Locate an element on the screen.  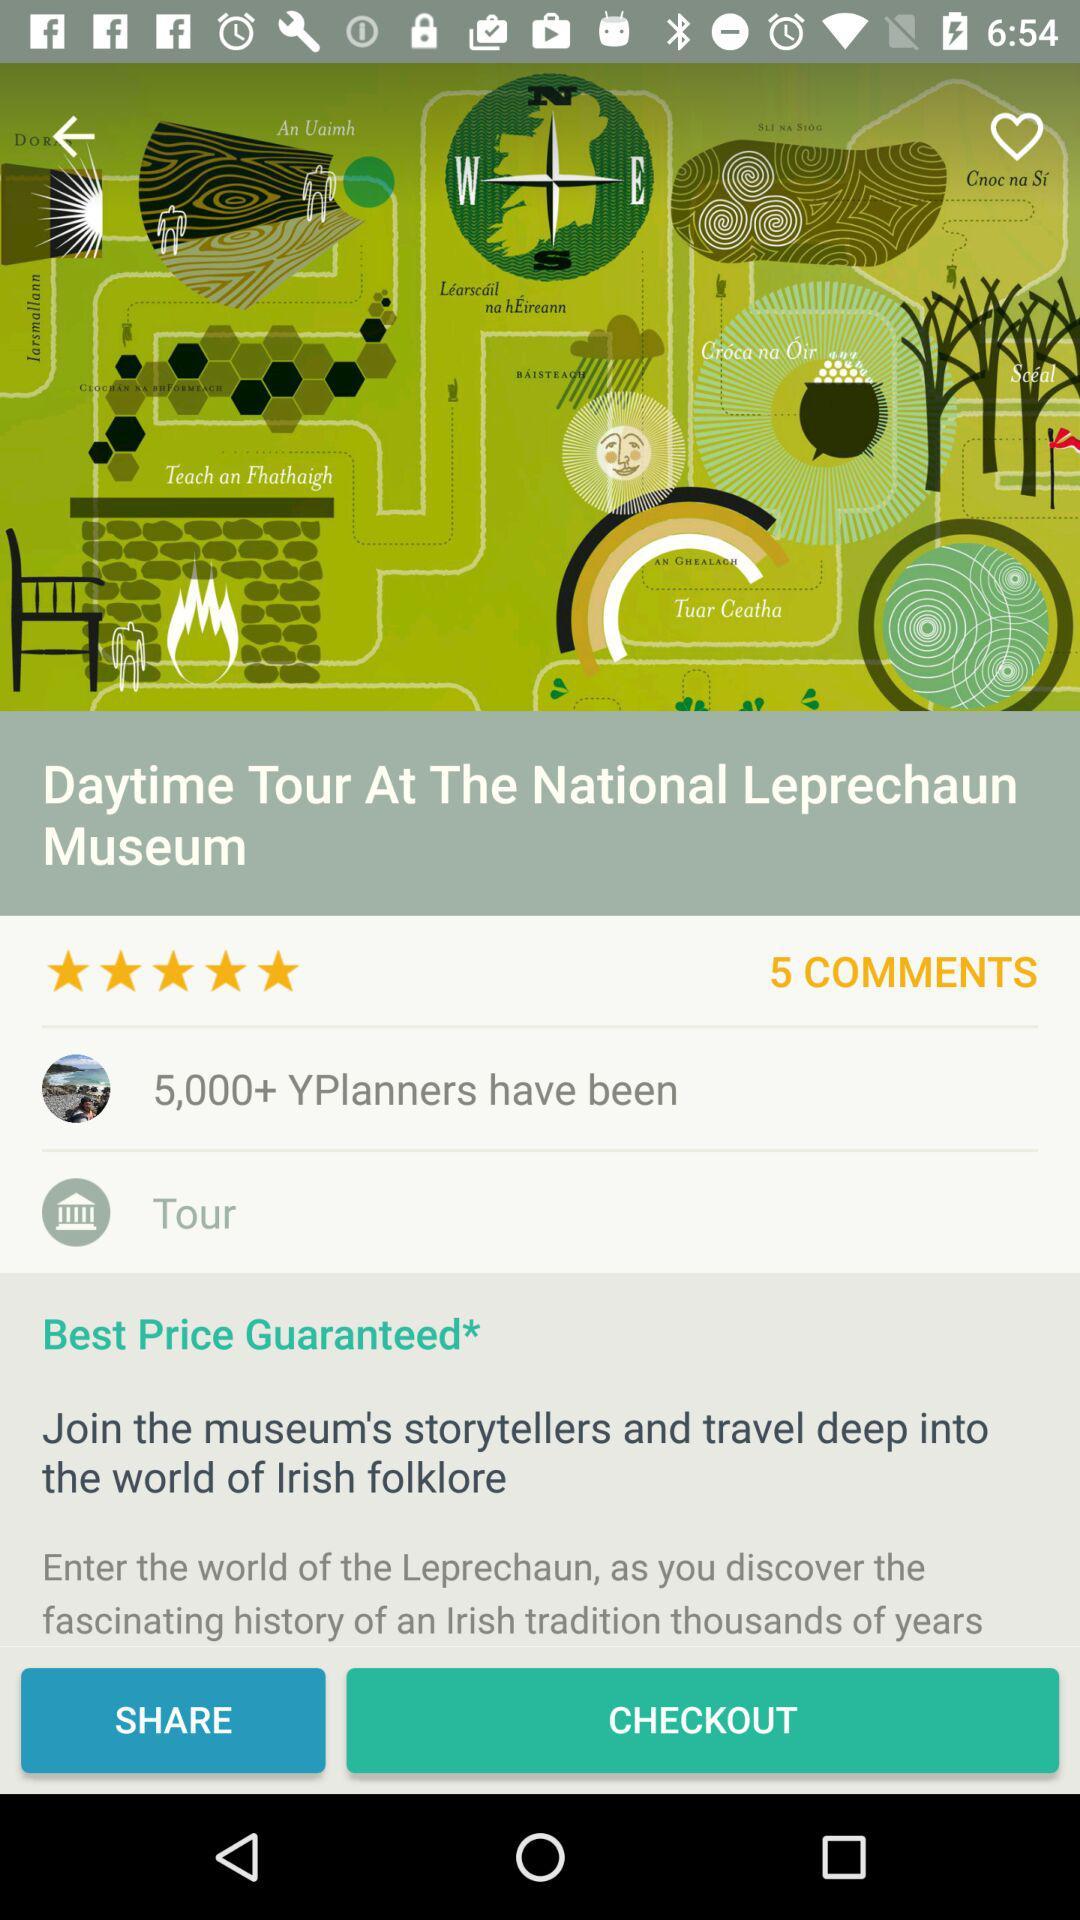
its an advertisement is located at coordinates (540, 387).